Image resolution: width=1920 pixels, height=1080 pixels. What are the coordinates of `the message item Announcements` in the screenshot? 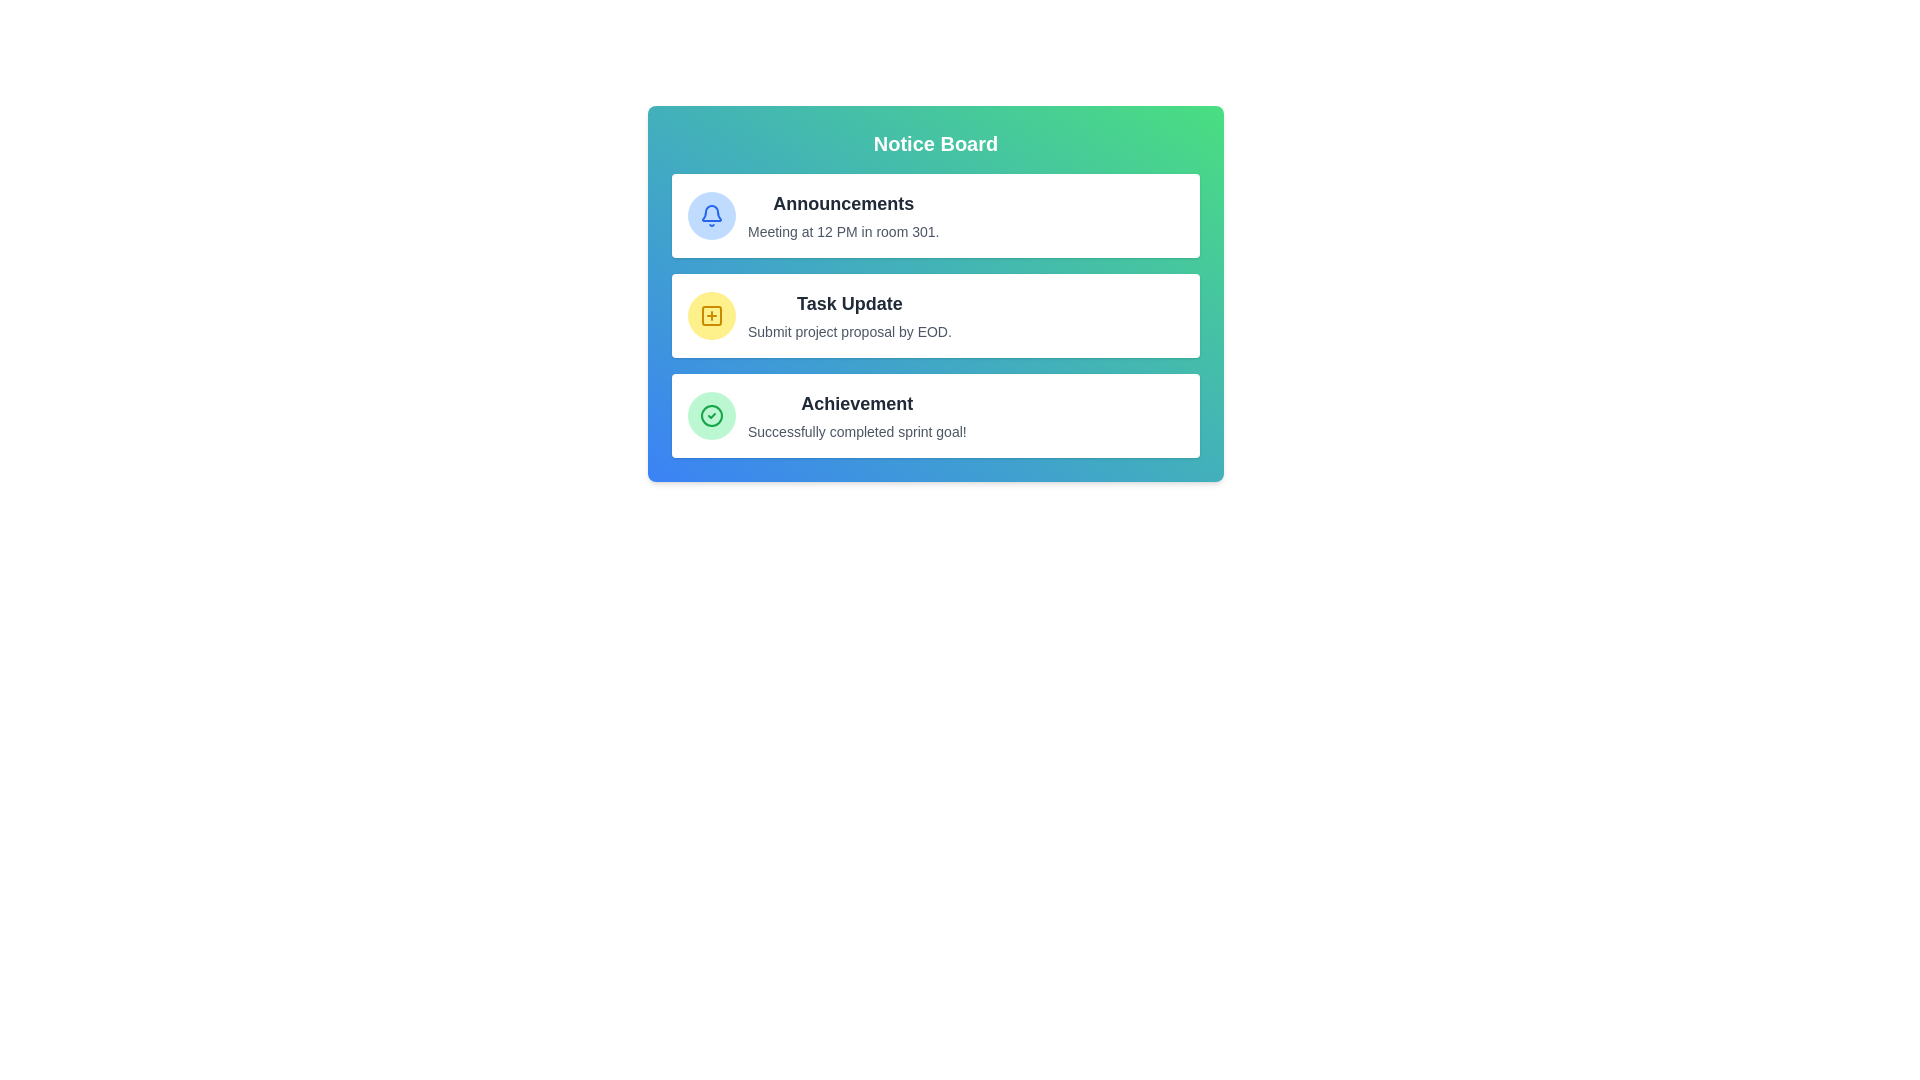 It's located at (935, 216).